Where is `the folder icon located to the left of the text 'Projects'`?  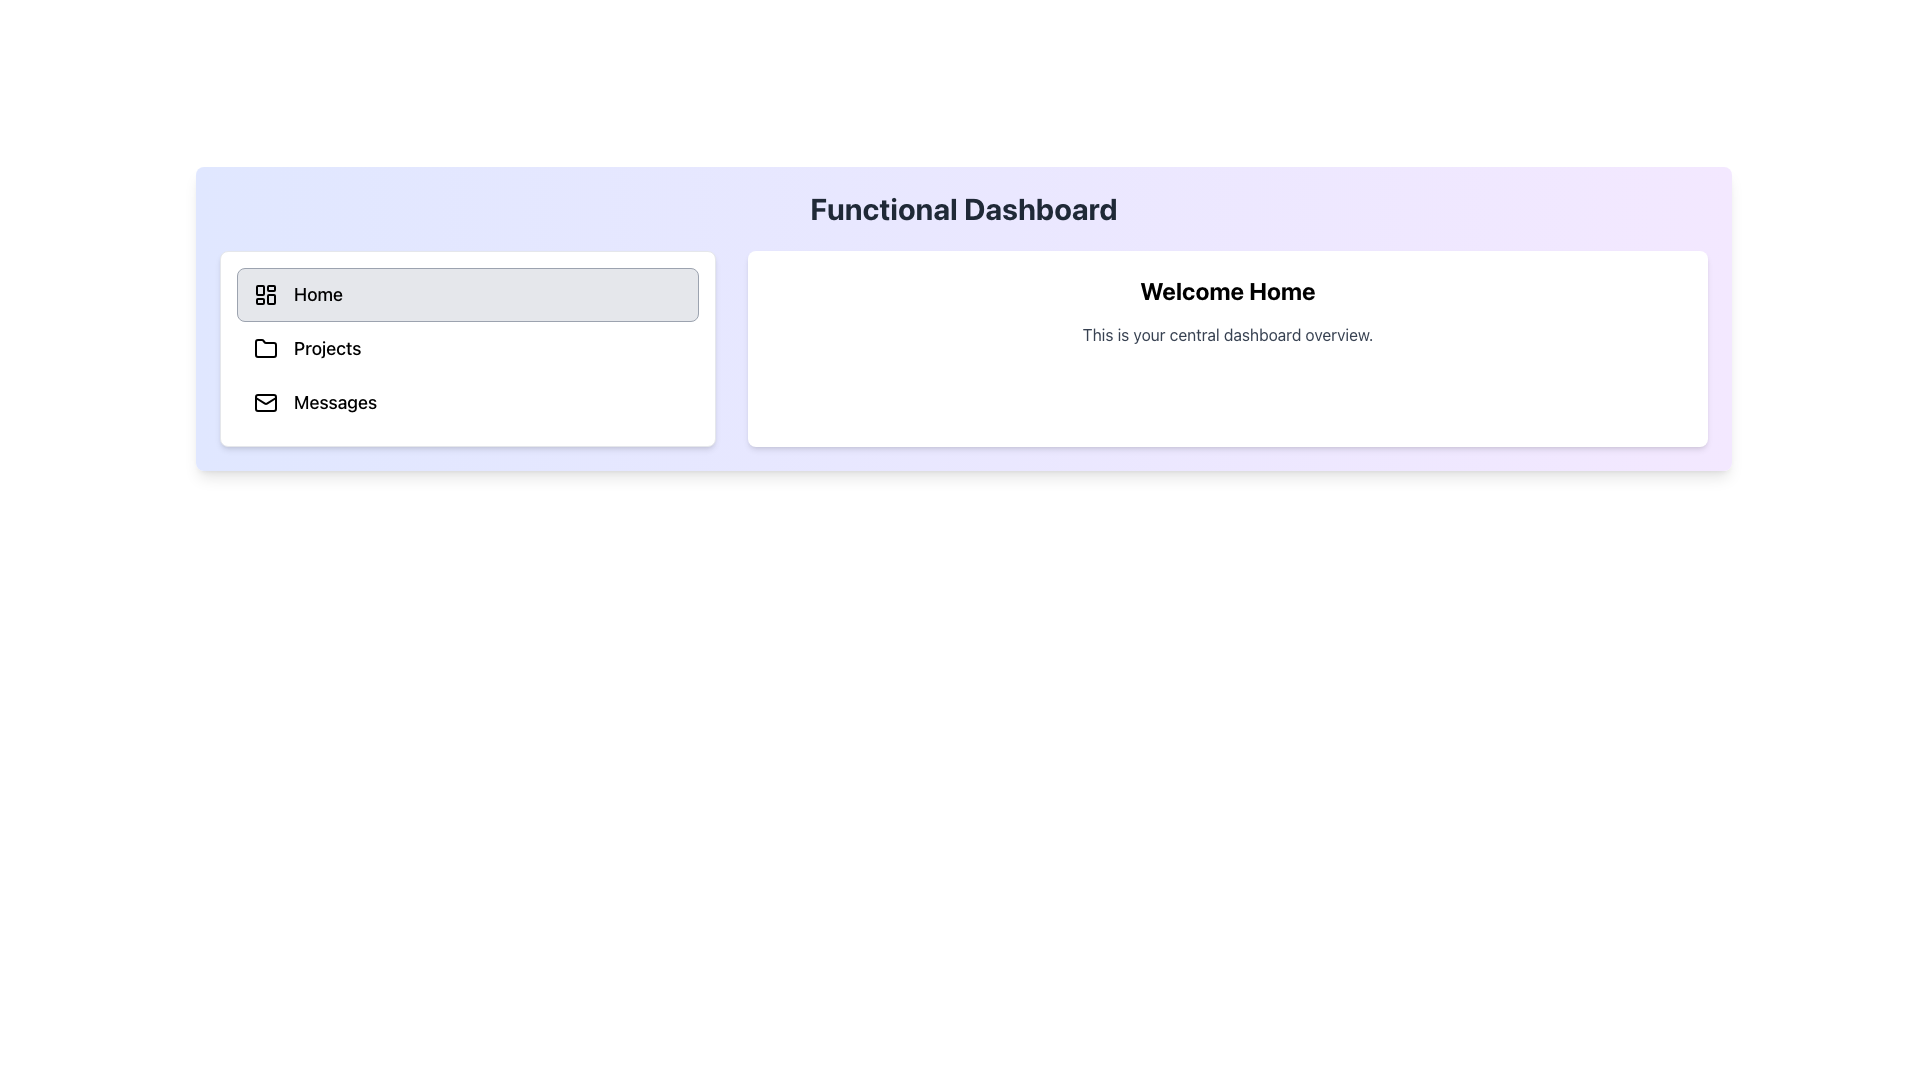 the folder icon located to the left of the text 'Projects' is located at coordinates (264, 346).